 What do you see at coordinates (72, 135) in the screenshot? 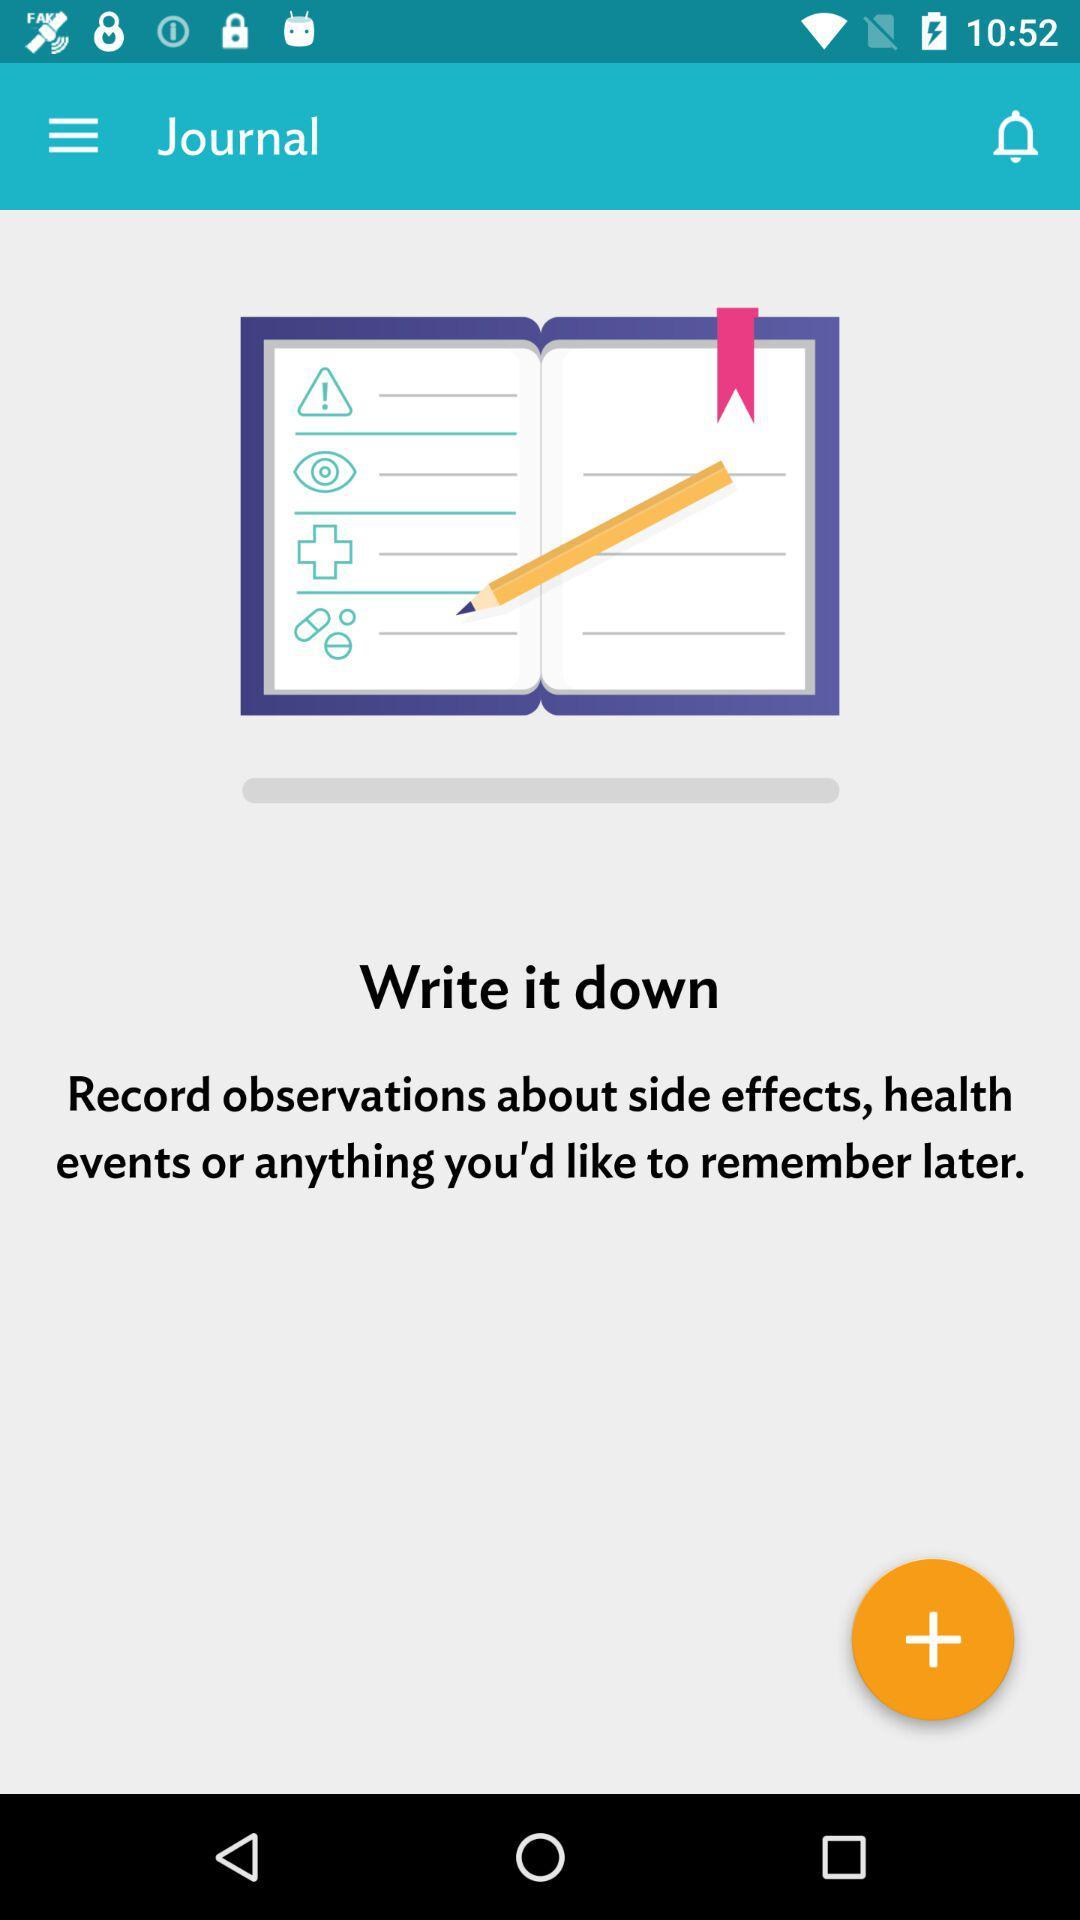
I see `icon next to journal` at bounding box center [72, 135].